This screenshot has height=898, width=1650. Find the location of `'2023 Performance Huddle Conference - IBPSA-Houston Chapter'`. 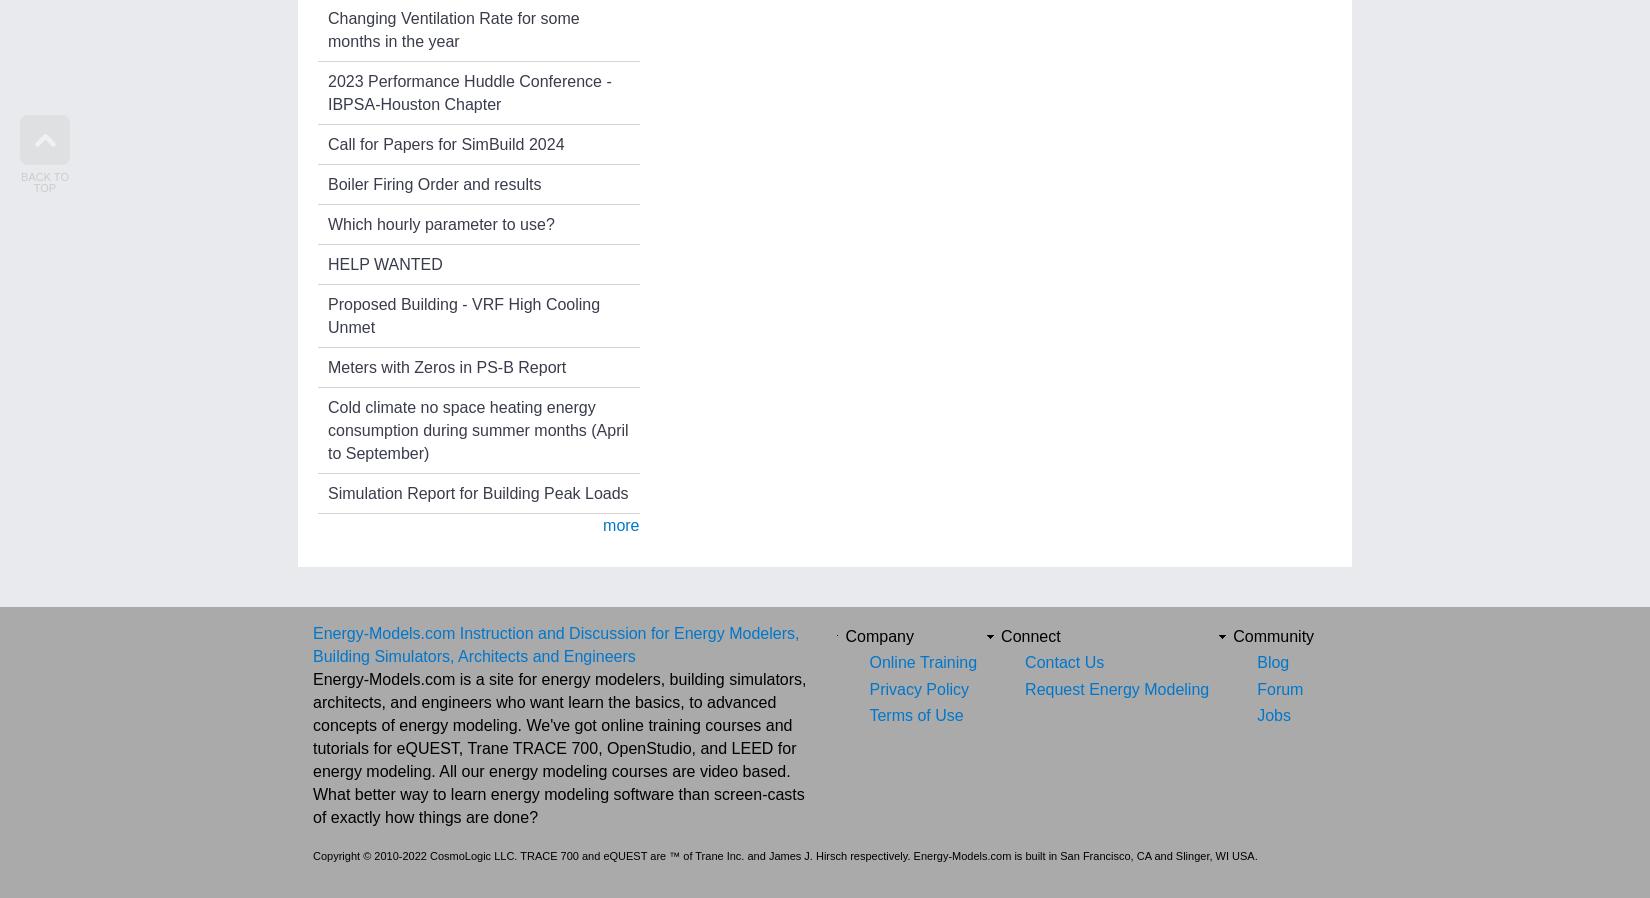

'2023 Performance Huddle Conference - IBPSA-Houston Chapter' is located at coordinates (328, 90).